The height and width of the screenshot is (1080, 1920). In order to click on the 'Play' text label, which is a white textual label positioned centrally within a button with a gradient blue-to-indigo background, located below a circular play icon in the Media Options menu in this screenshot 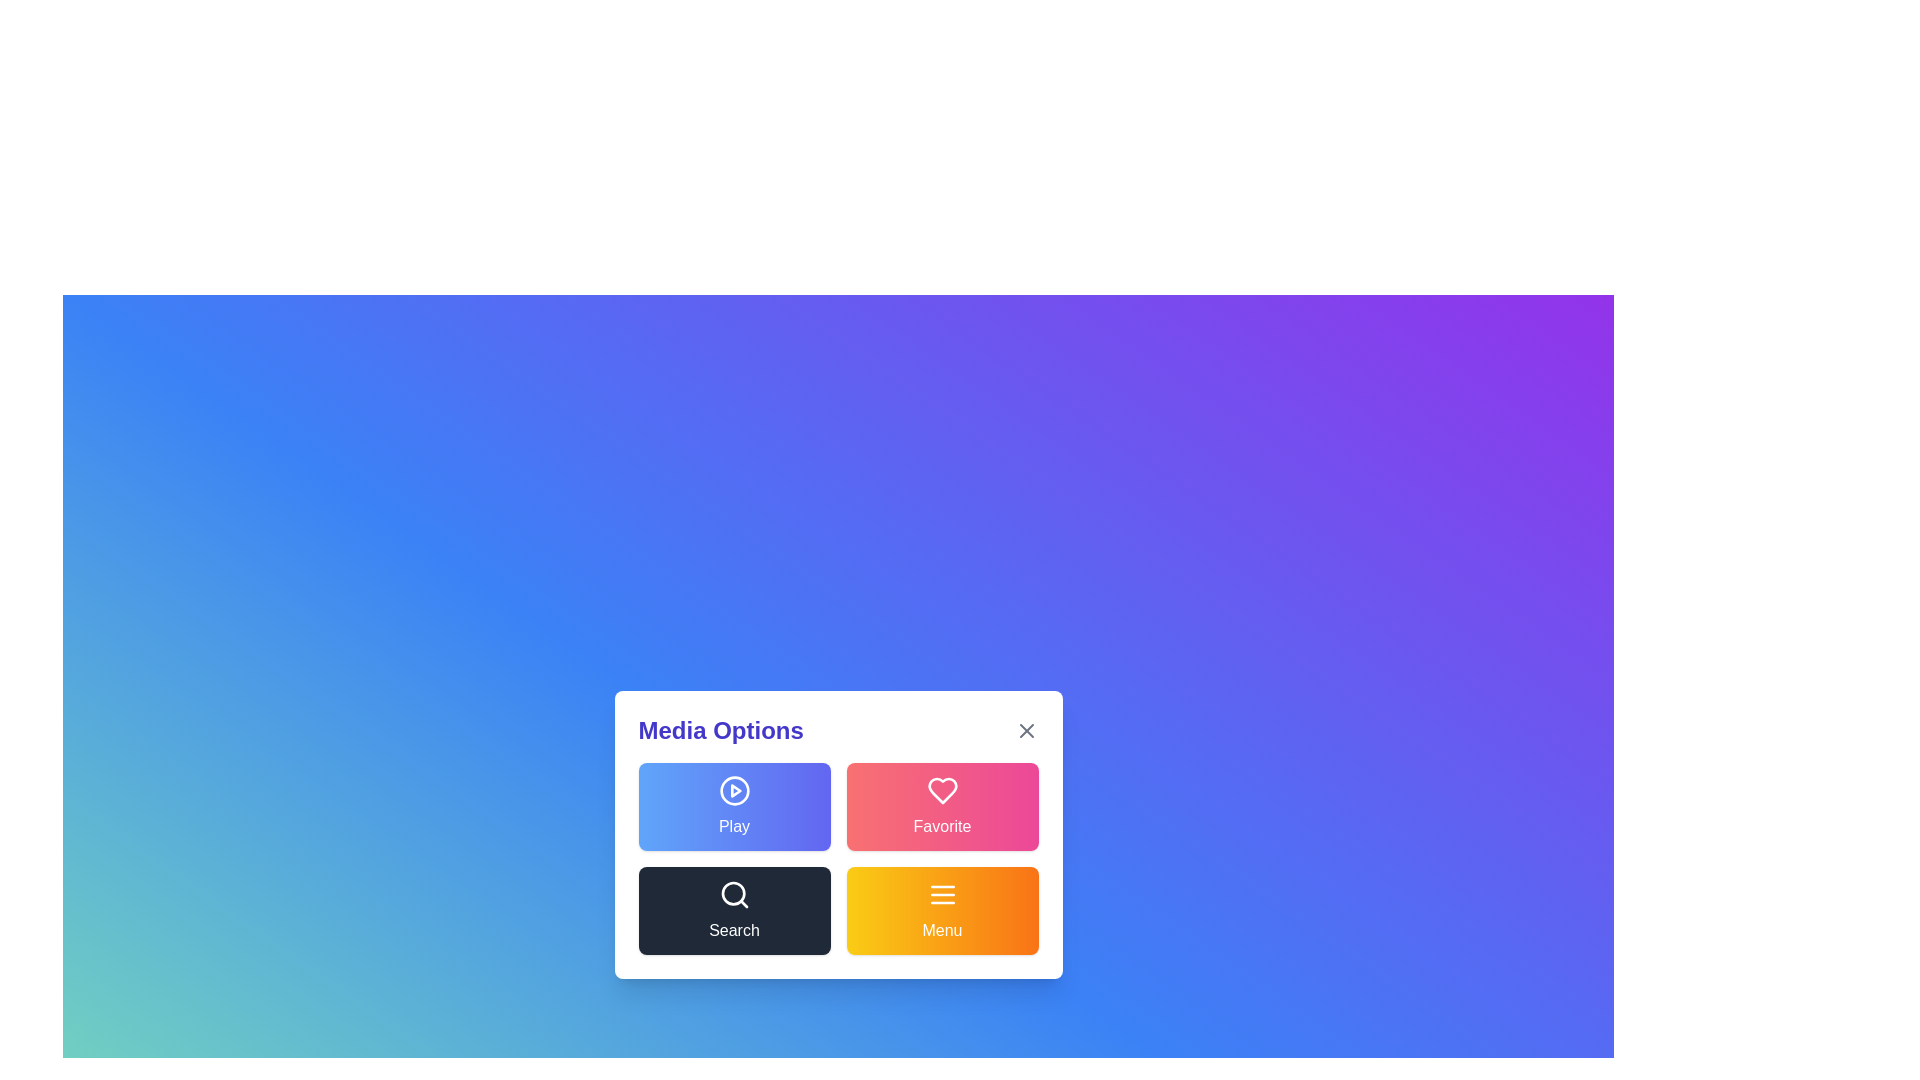, I will do `click(733, 826)`.